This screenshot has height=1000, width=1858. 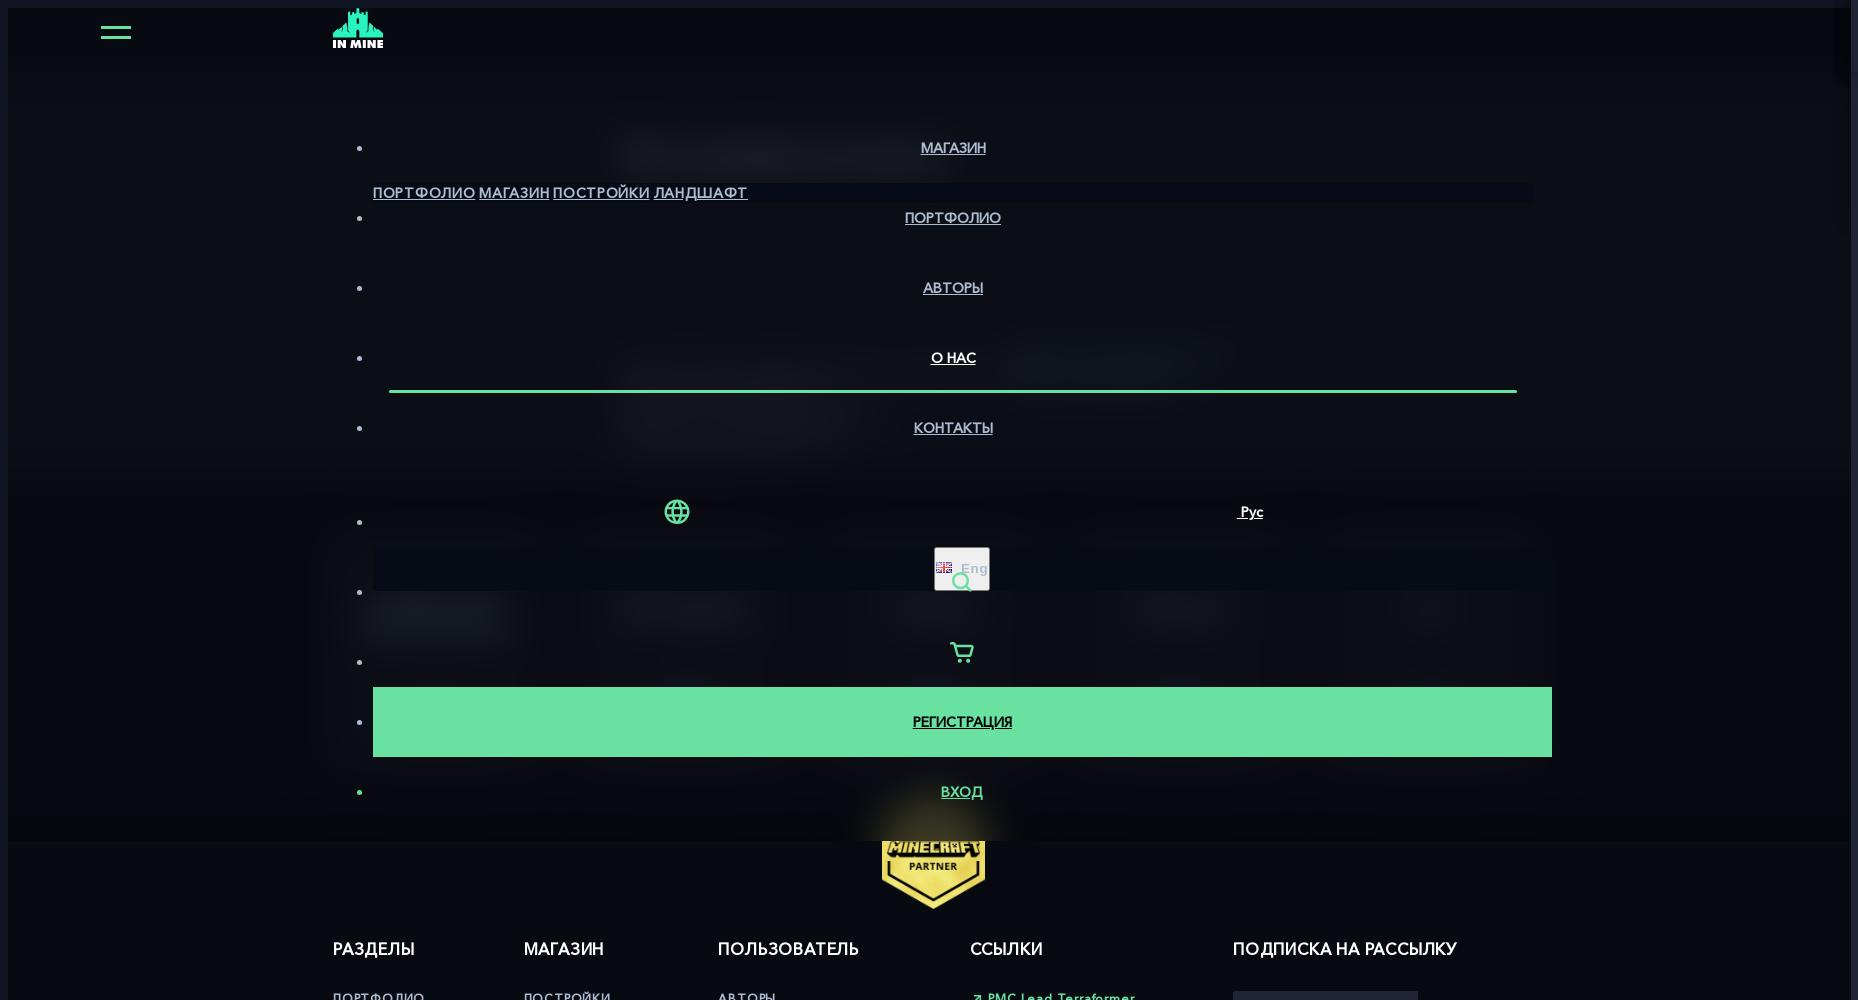 What do you see at coordinates (1428, 604) in the screenshot?
I see `'VK'` at bounding box center [1428, 604].